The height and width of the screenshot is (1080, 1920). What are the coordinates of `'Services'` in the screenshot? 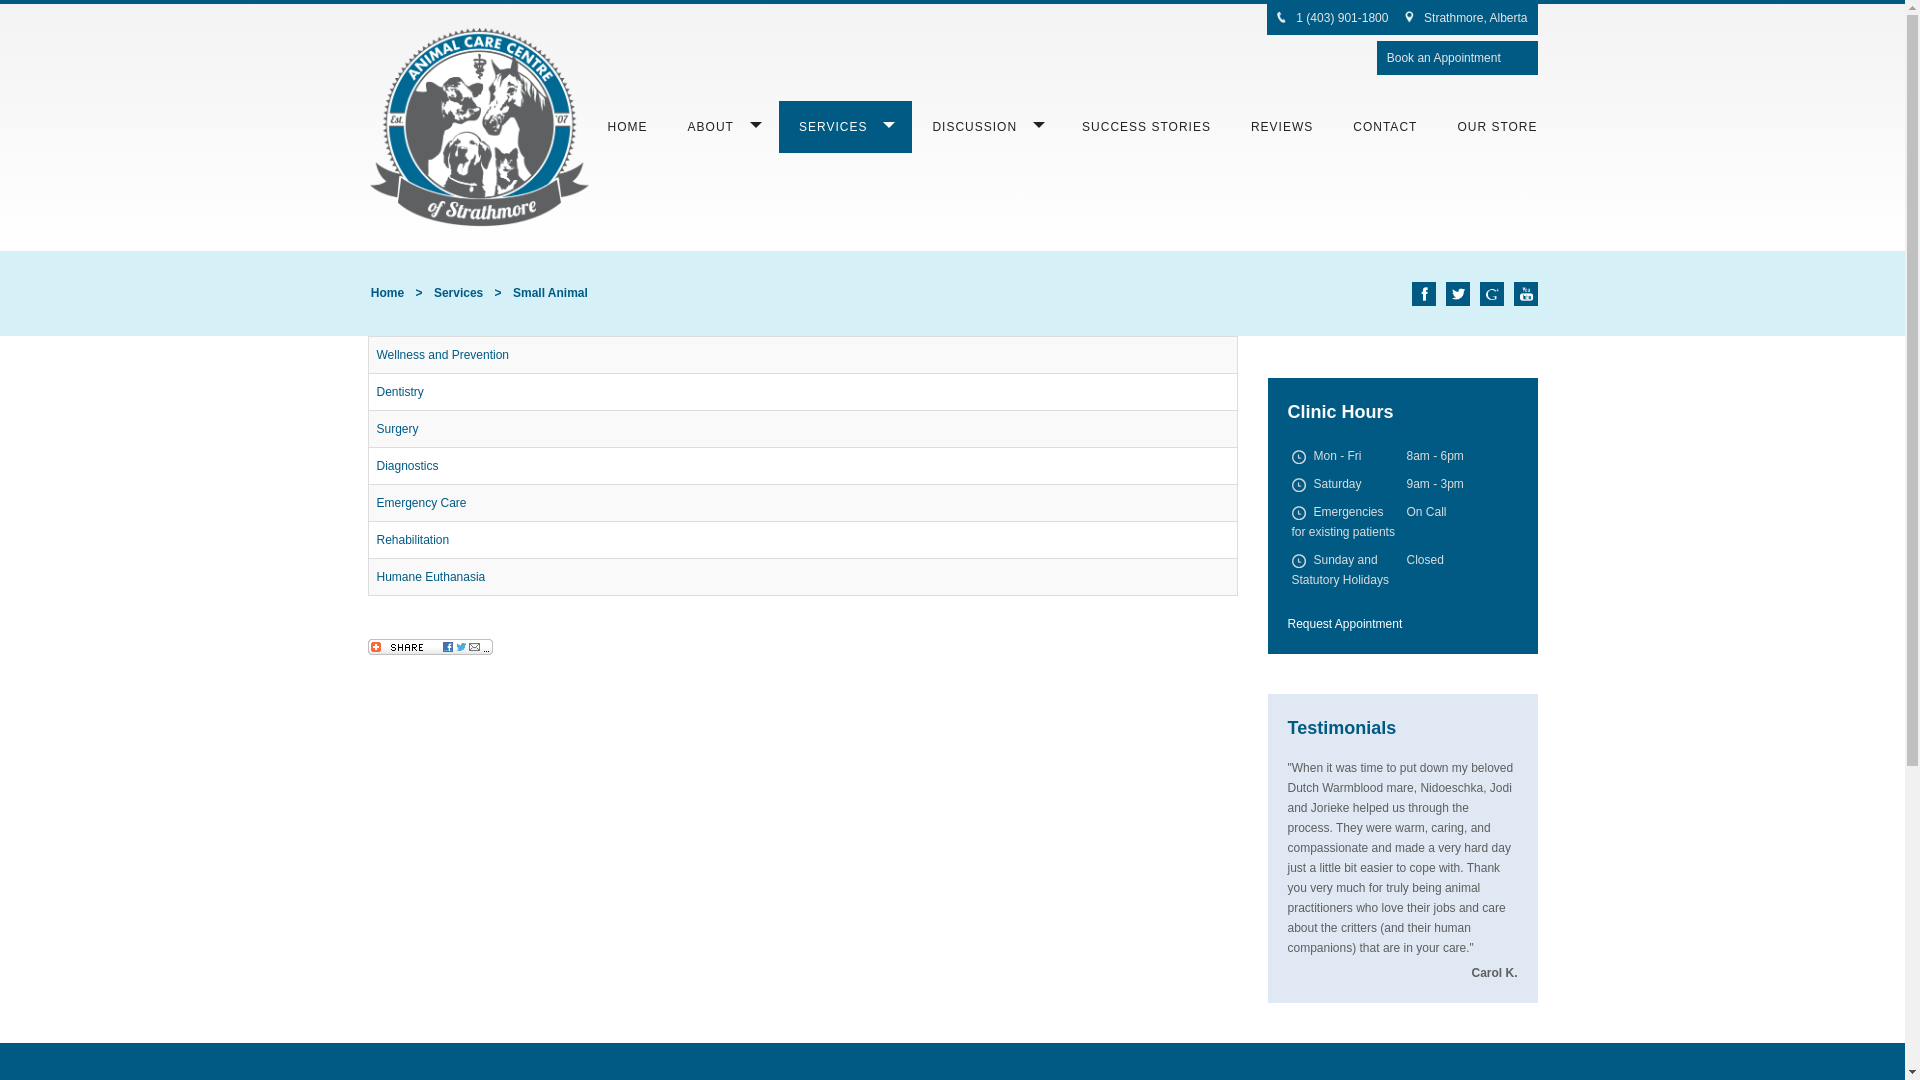 It's located at (432, 293).